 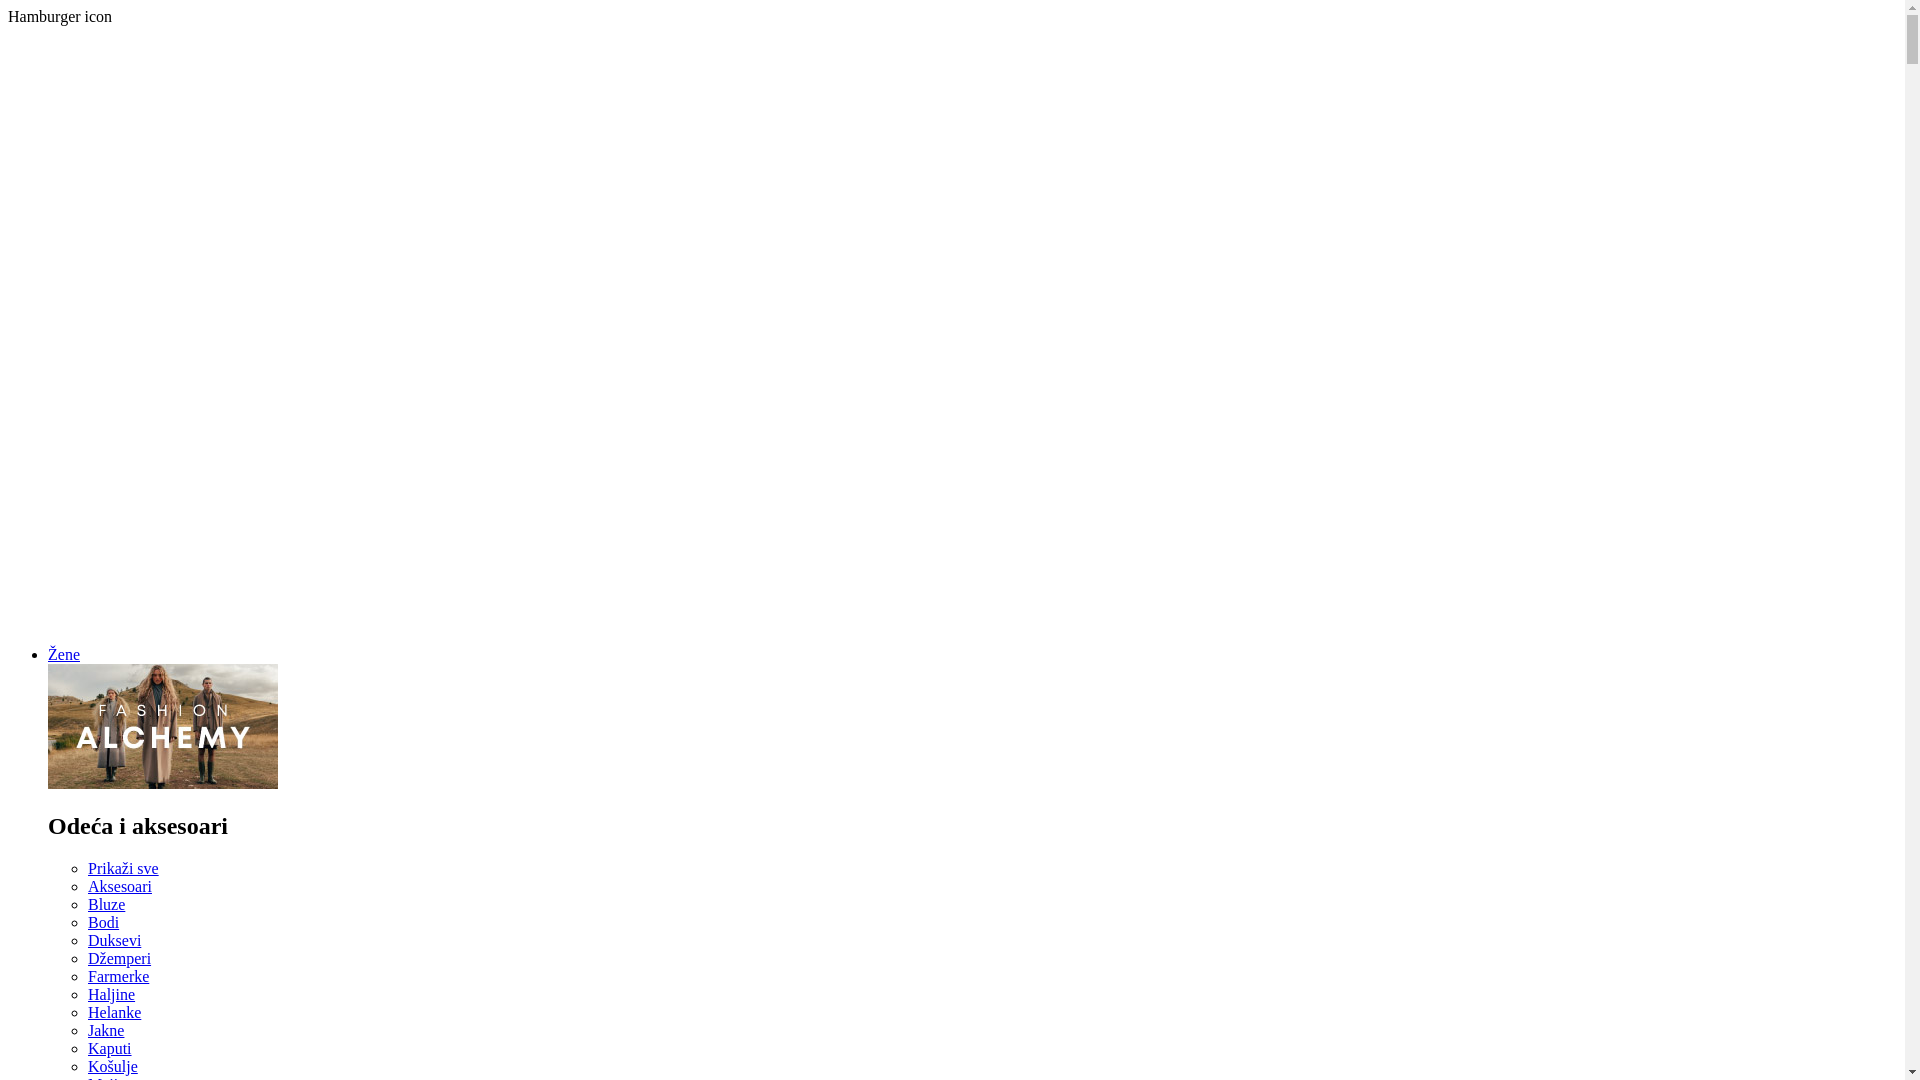 What do you see at coordinates (59, 16) in the screenshot?
I see `'Hamburger icon'` at bounding box center [59, 16].